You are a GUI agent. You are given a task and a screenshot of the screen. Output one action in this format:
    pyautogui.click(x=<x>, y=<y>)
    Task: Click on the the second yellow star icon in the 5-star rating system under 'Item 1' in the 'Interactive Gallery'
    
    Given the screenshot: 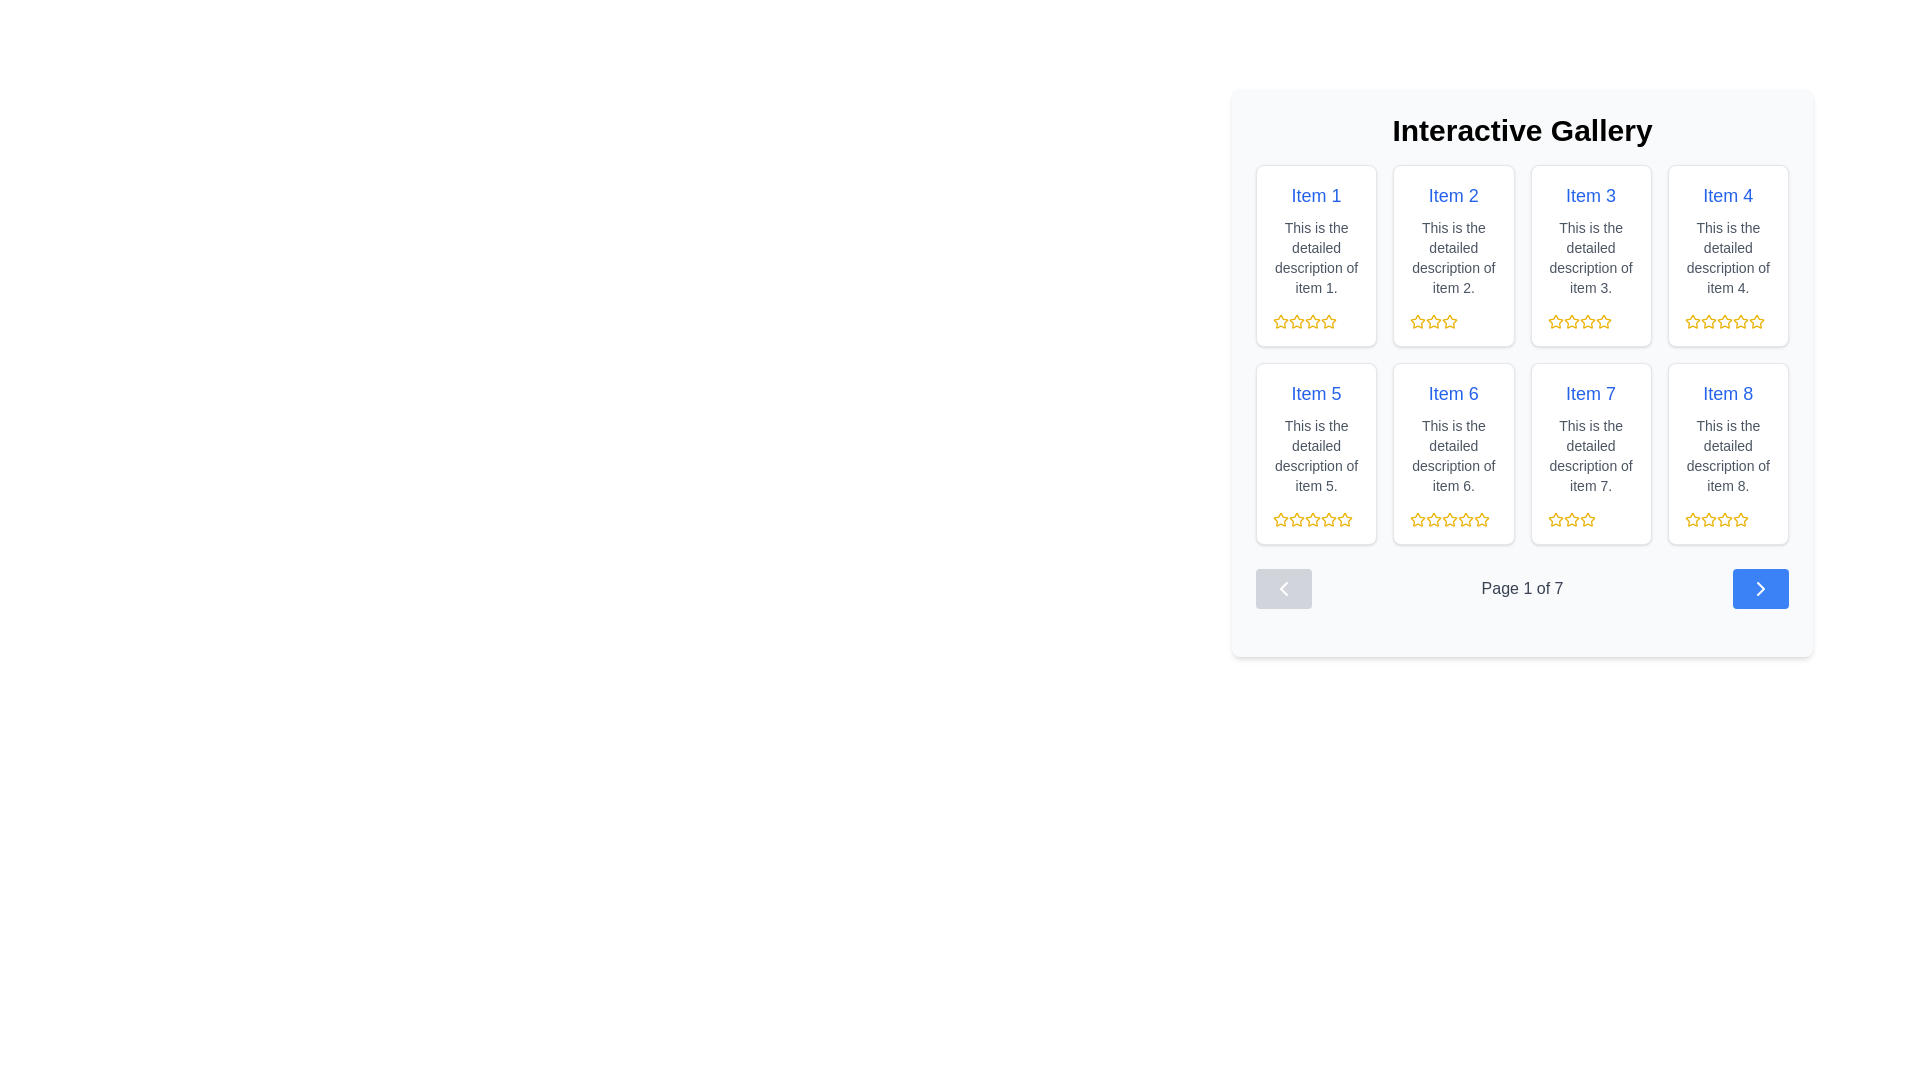 What is the action you would take?
    pyautogui.click(x=1296, y=320)
    